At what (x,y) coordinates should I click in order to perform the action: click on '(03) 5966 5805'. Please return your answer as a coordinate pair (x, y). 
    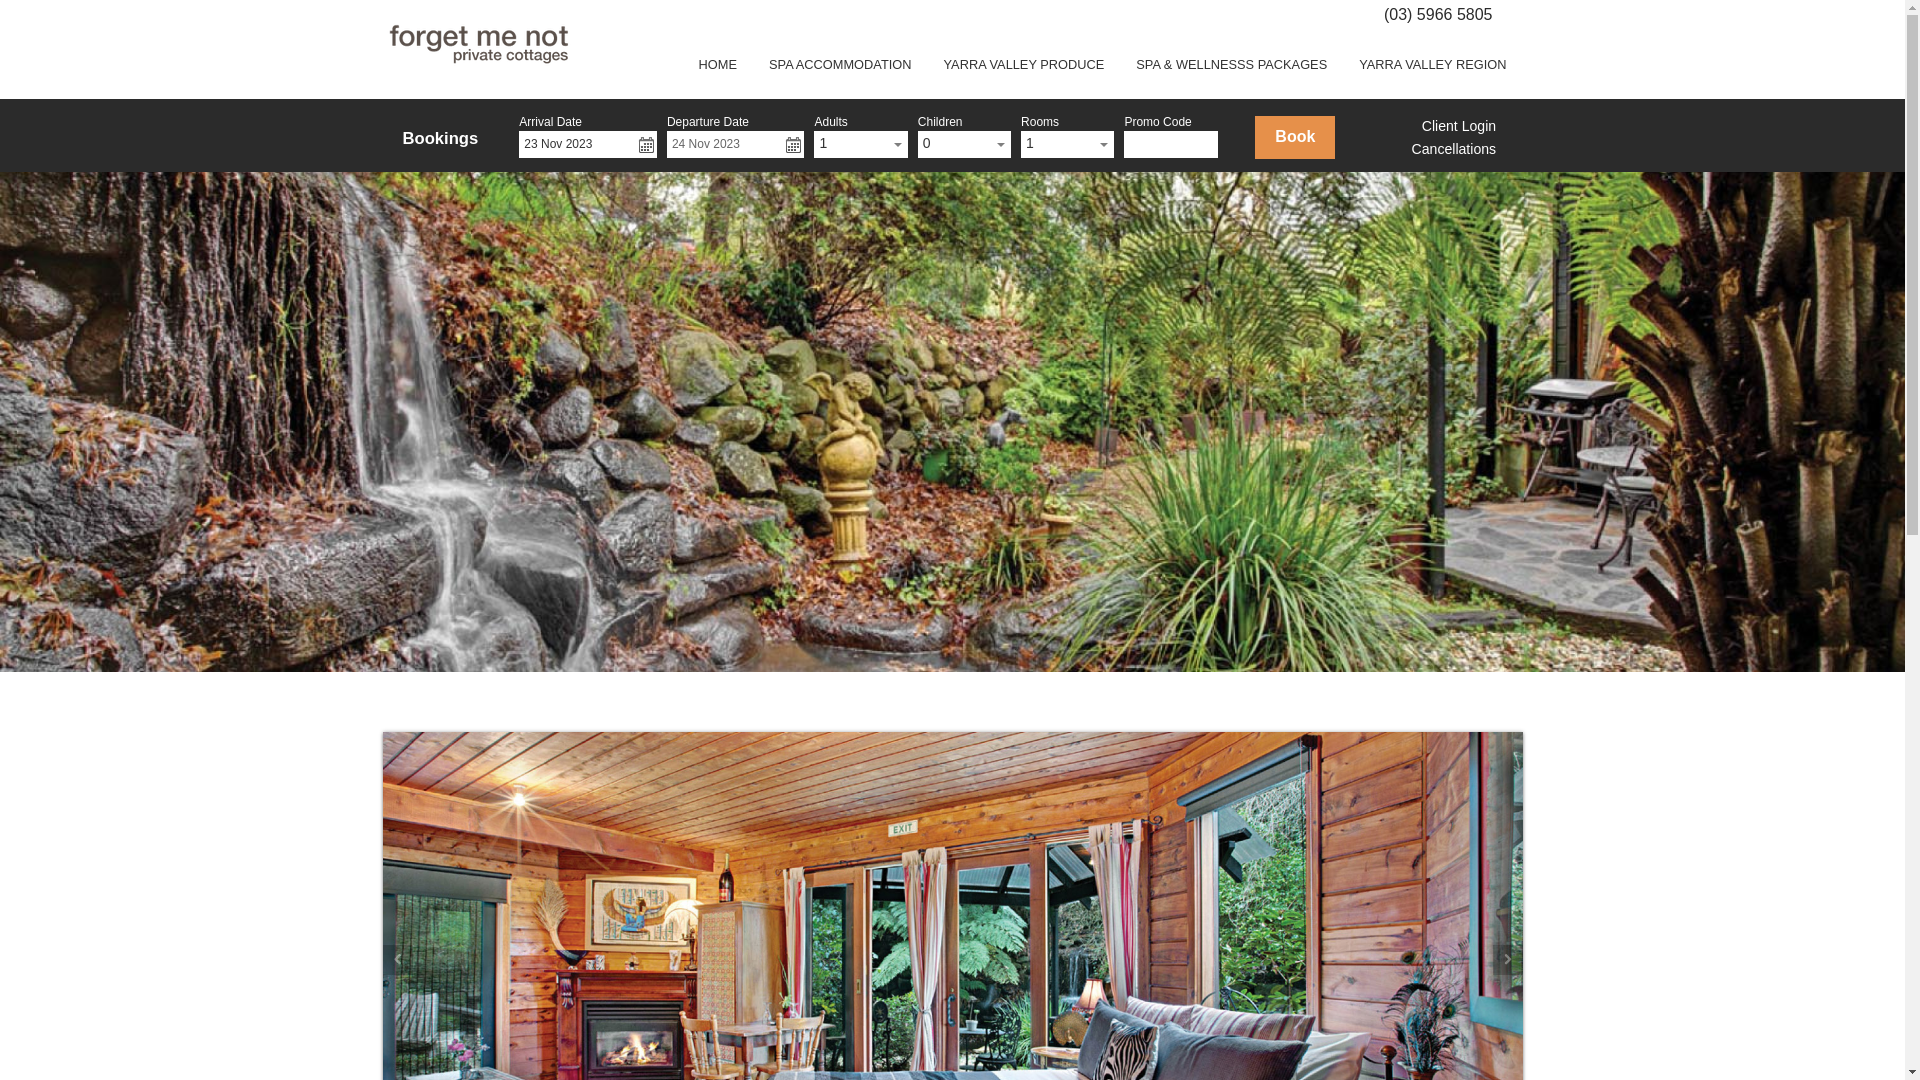
    Looking at the image, I should click on (1437, 14).